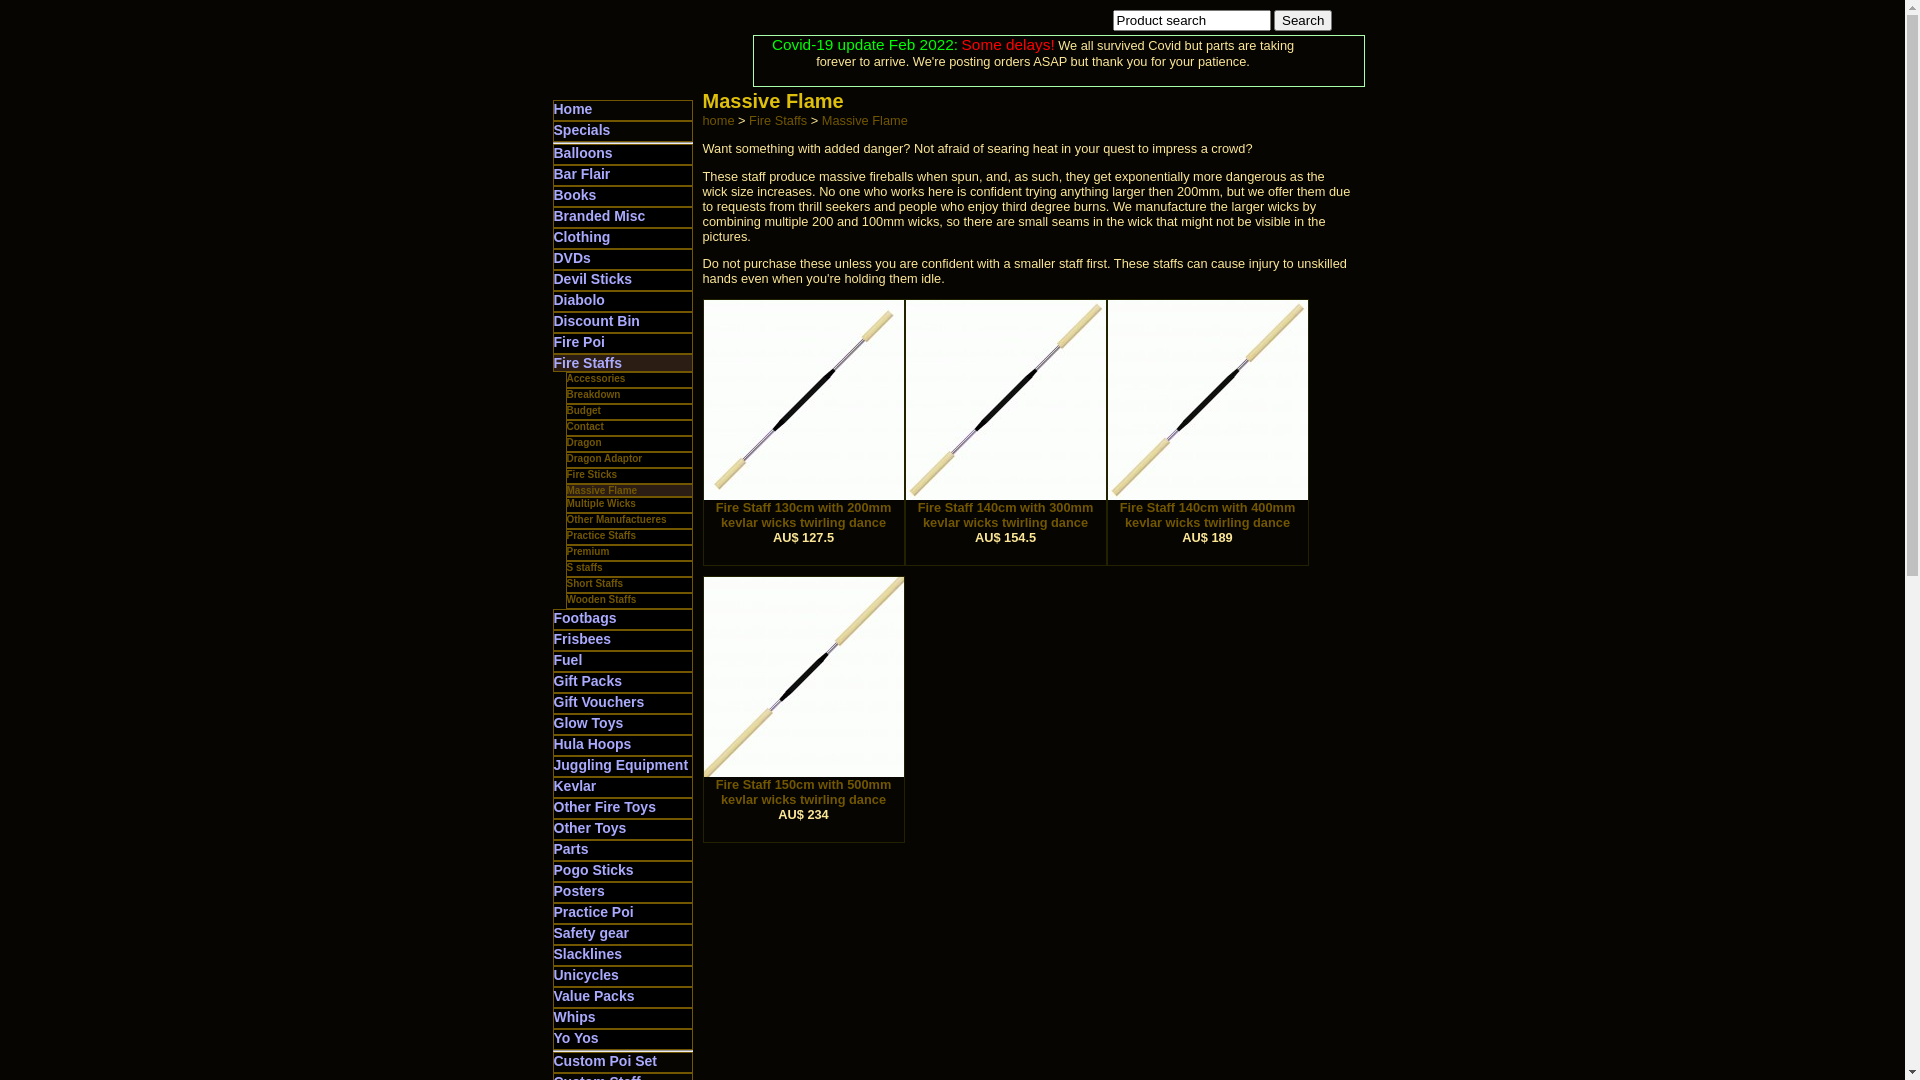 This screenshot has height=1080, width=1920. Describe the element at coordinates (581, 639) in the screenshot. I see `'Frisbees'` at that location.